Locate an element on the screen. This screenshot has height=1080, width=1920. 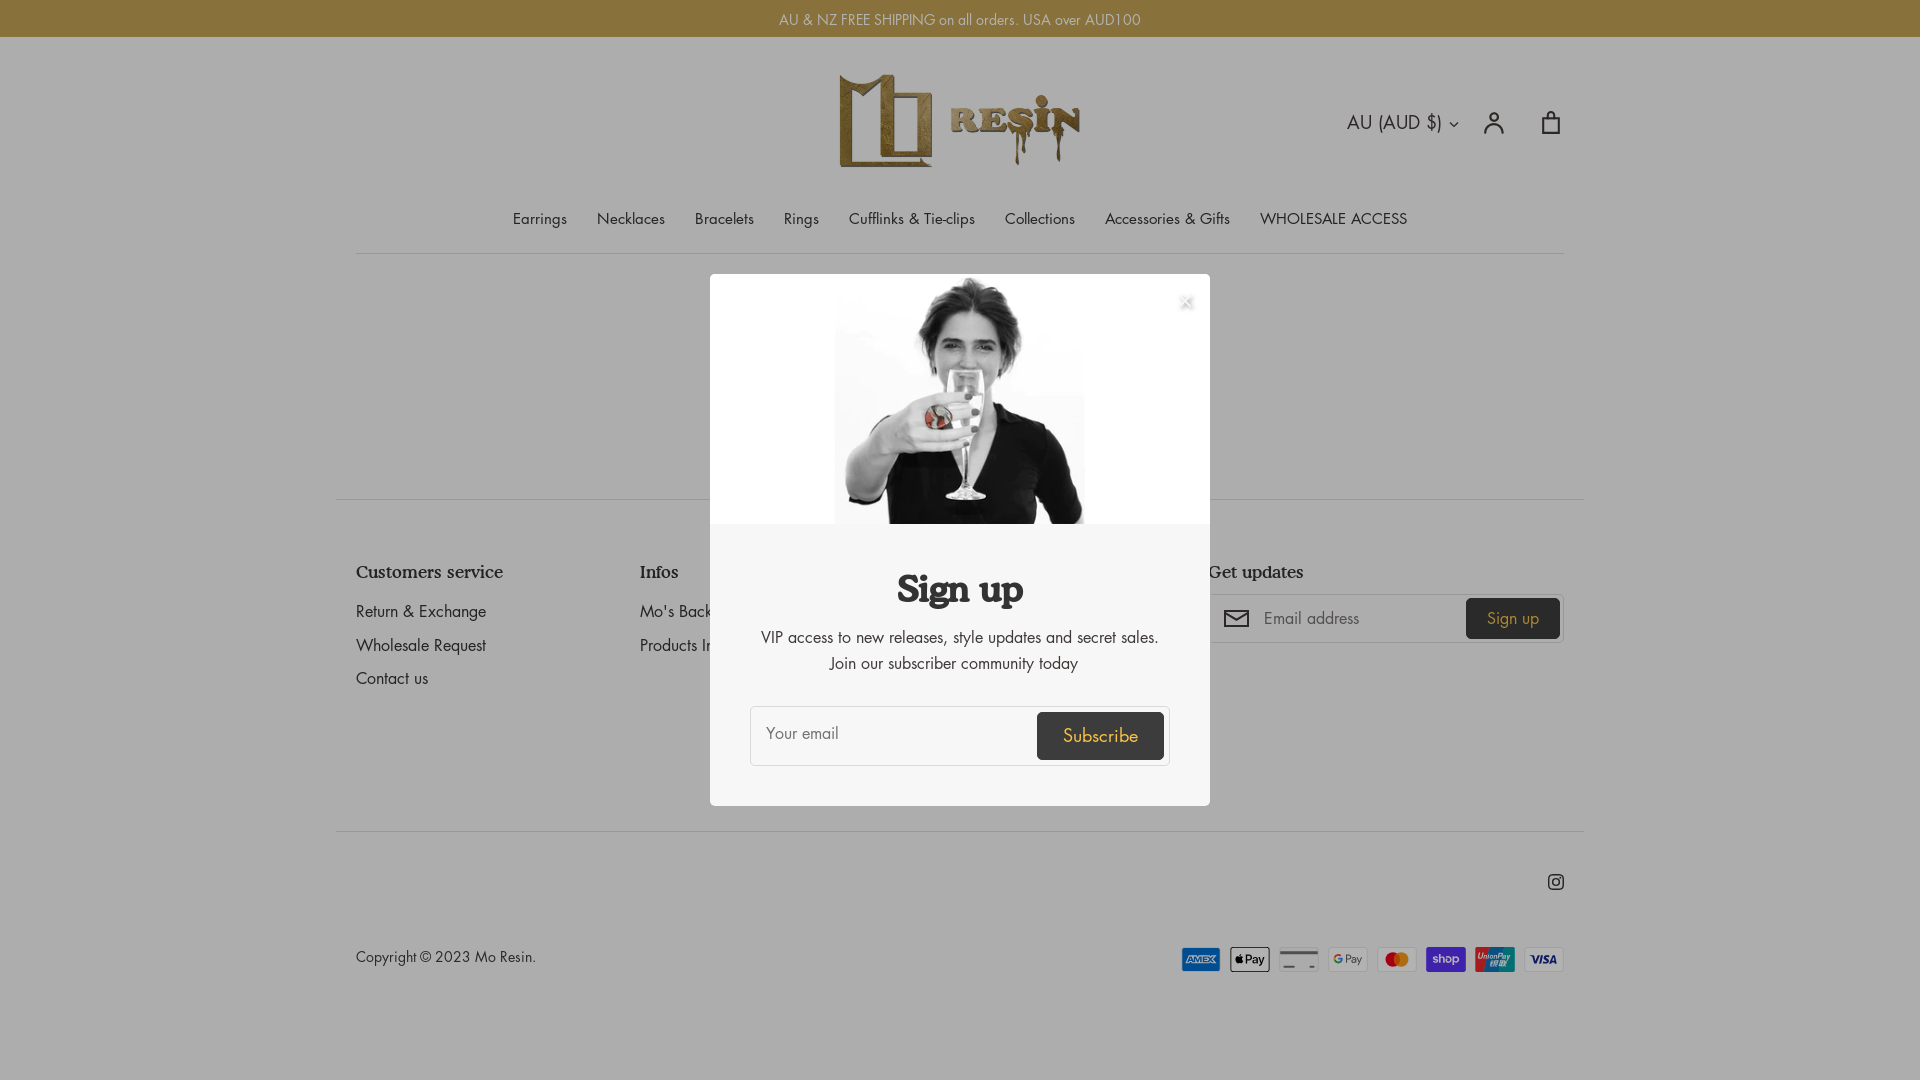
'WHOLESALE ACCESS' is located at coordinates (1333, 218).